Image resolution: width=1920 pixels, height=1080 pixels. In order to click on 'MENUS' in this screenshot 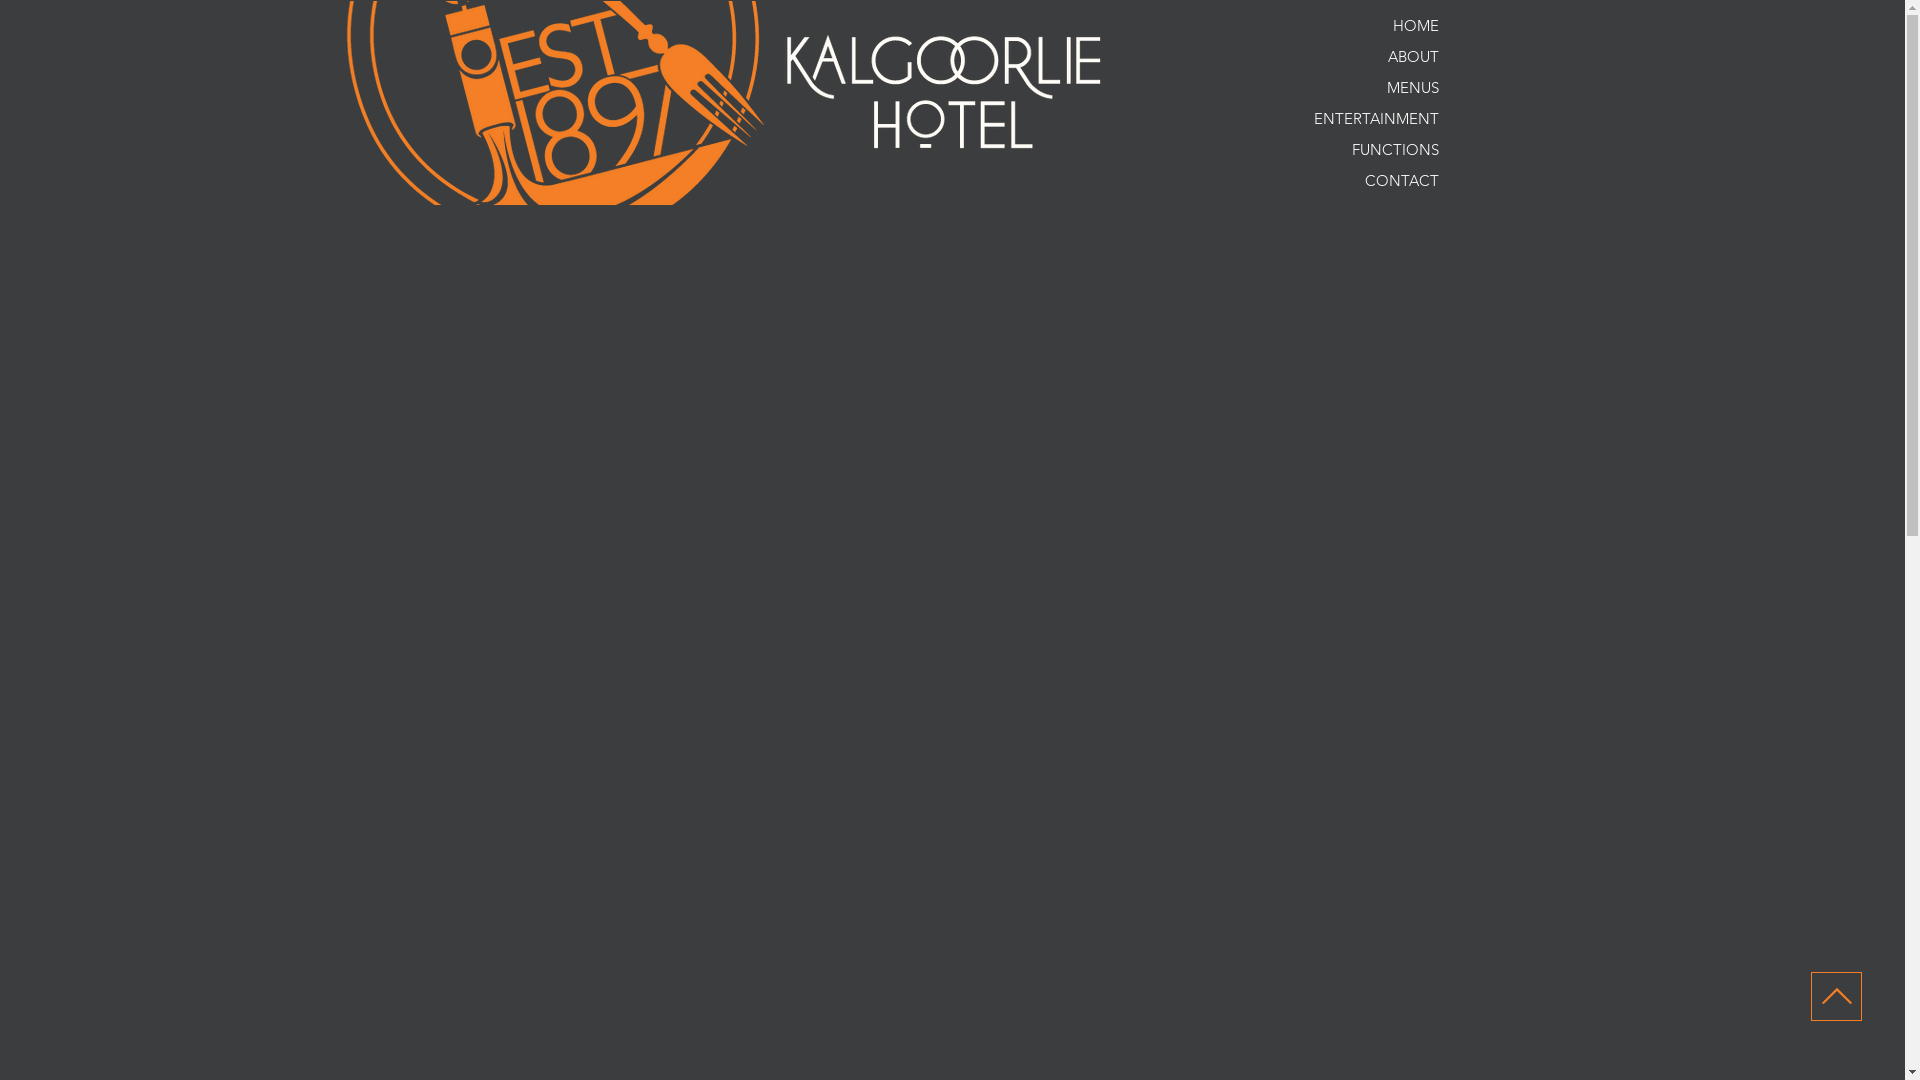, I will do `click(1353, 86)`.